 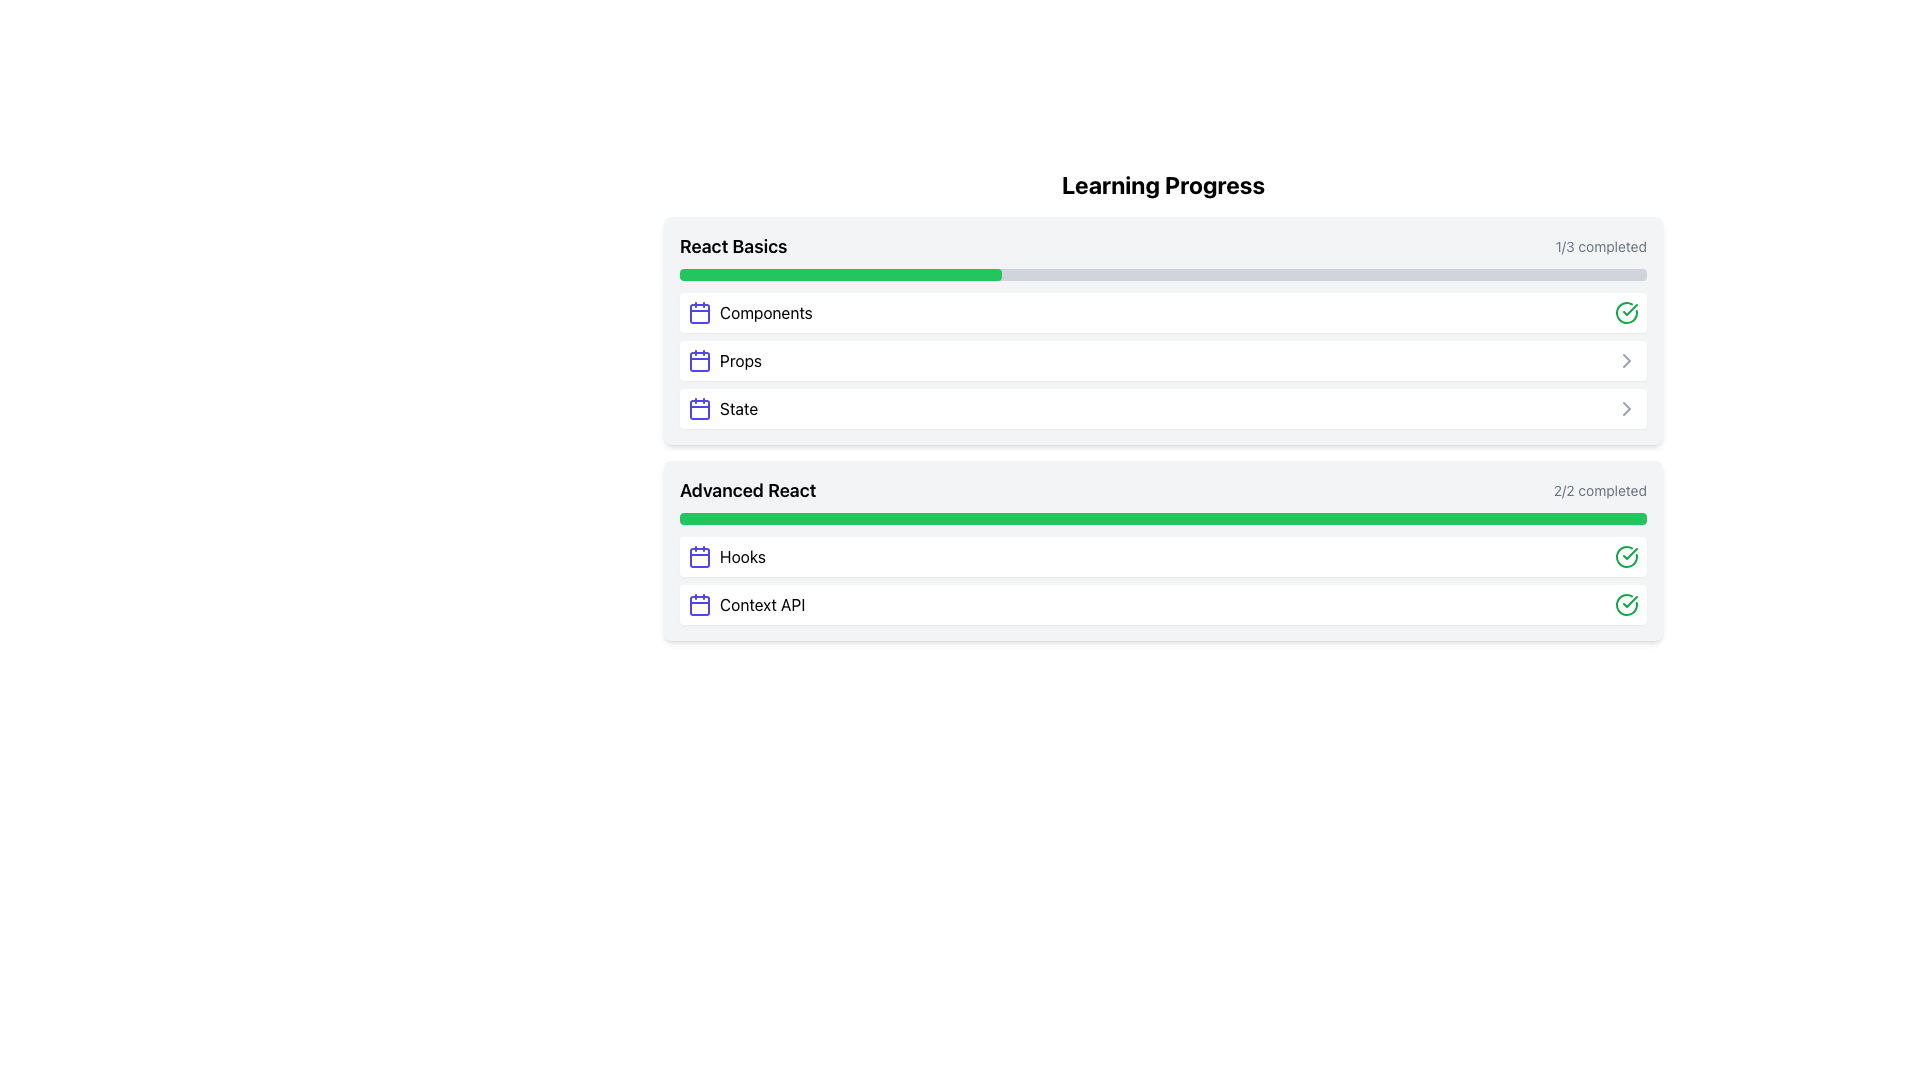 What do you see at coordinates (723, 361) in the screenshot?
I see `the second List Item under the 'React Basics' section, which provides details about the 'Props' concept` at bounding box center [723, 361].